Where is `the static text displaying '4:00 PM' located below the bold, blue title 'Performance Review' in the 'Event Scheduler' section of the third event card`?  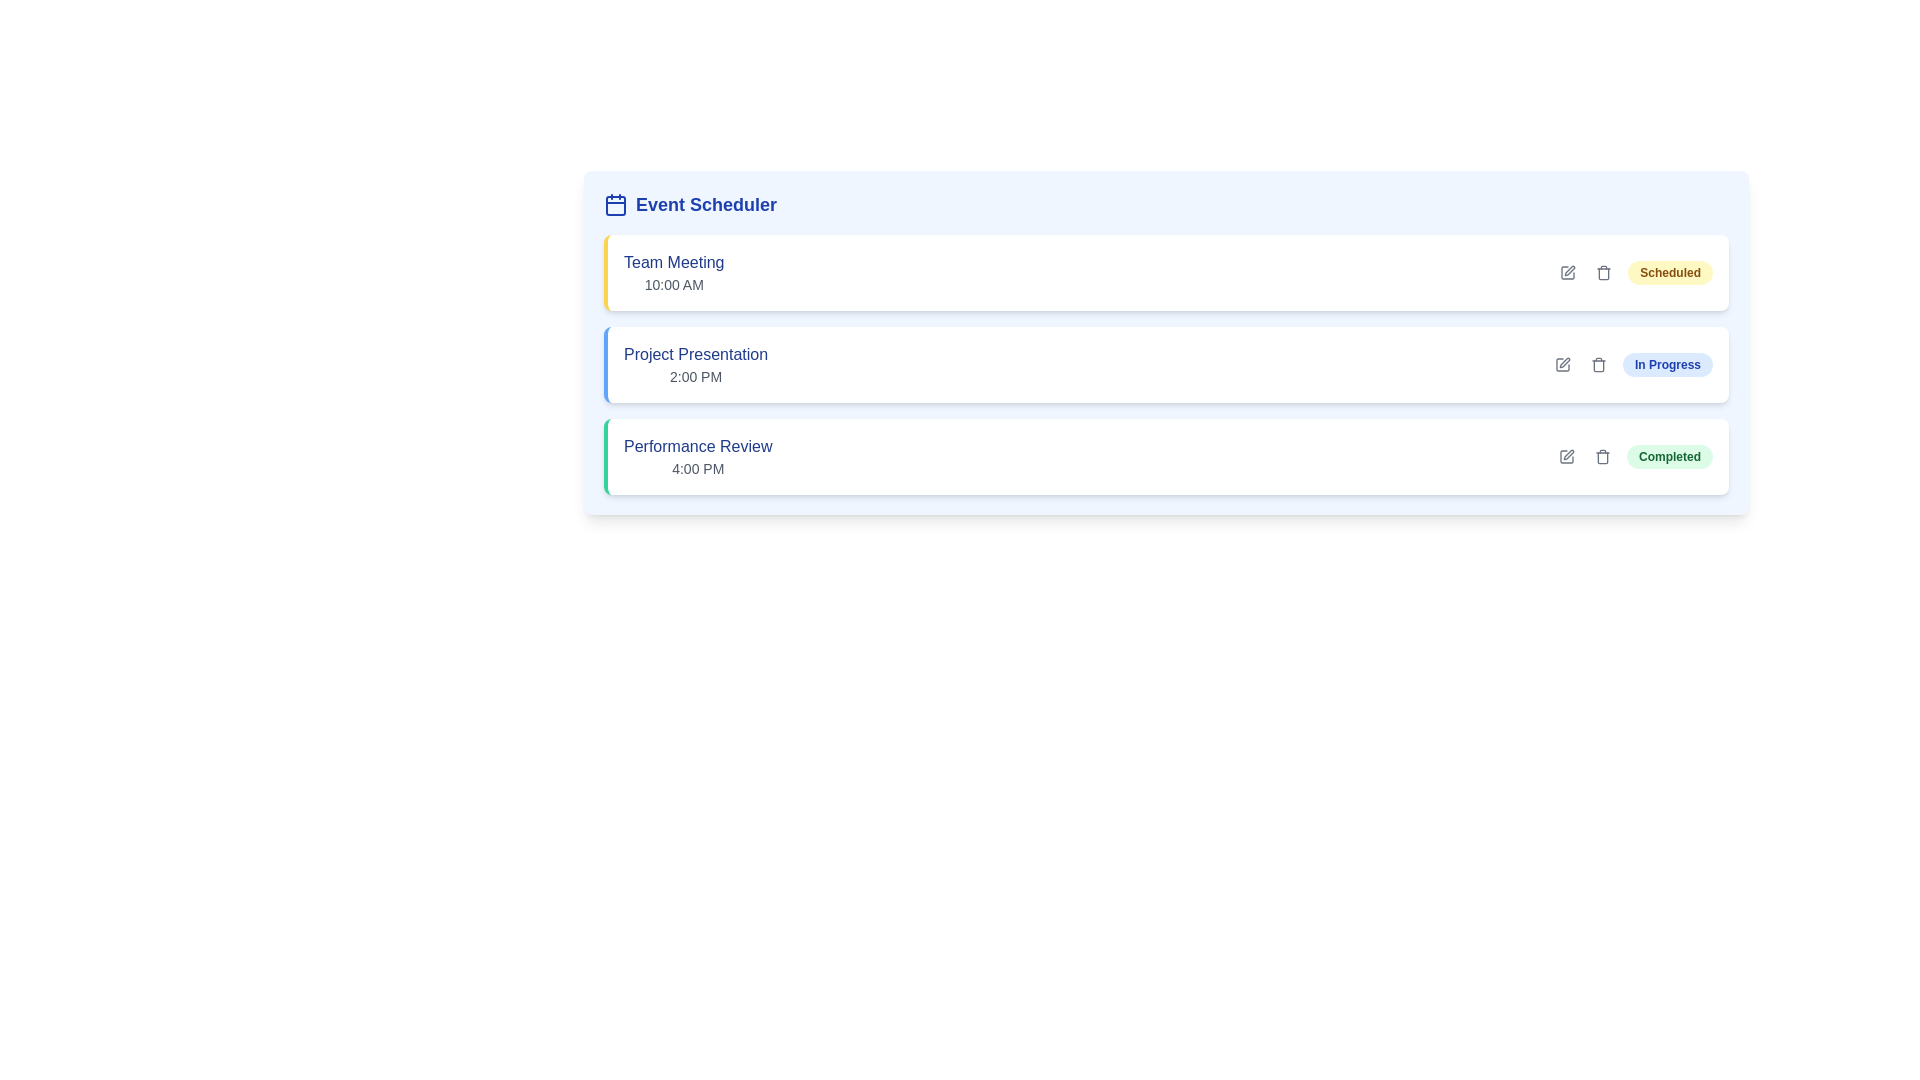 the static text displaying '4:00 PM' located below the bold, blue title 'Performance Review' in the 'Event Scheduler' section of the third event card is located at coordinates (698, 469).